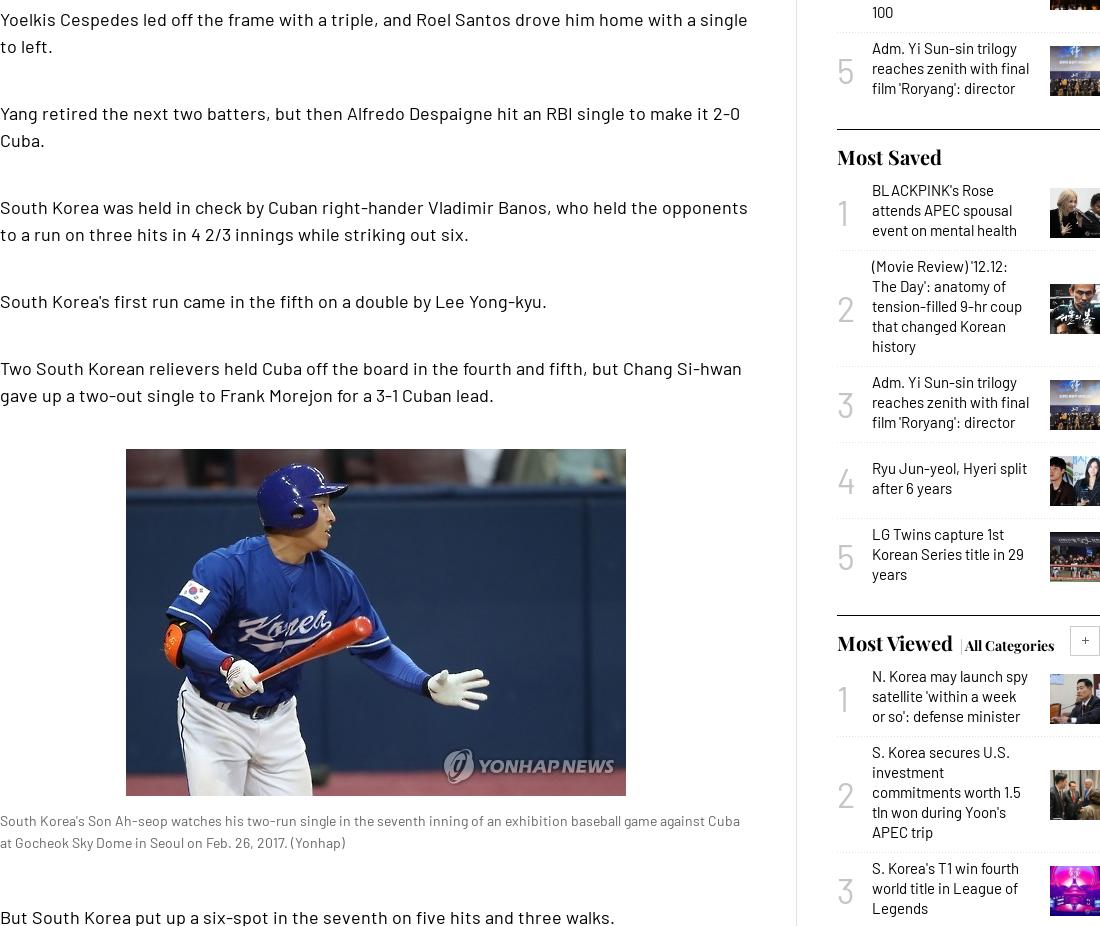 The image size is (1100, 926). What do you see at coordinates (1008, 643) in the screenshot?
I see `'All Categories'` at bounding box center [1008, 643].